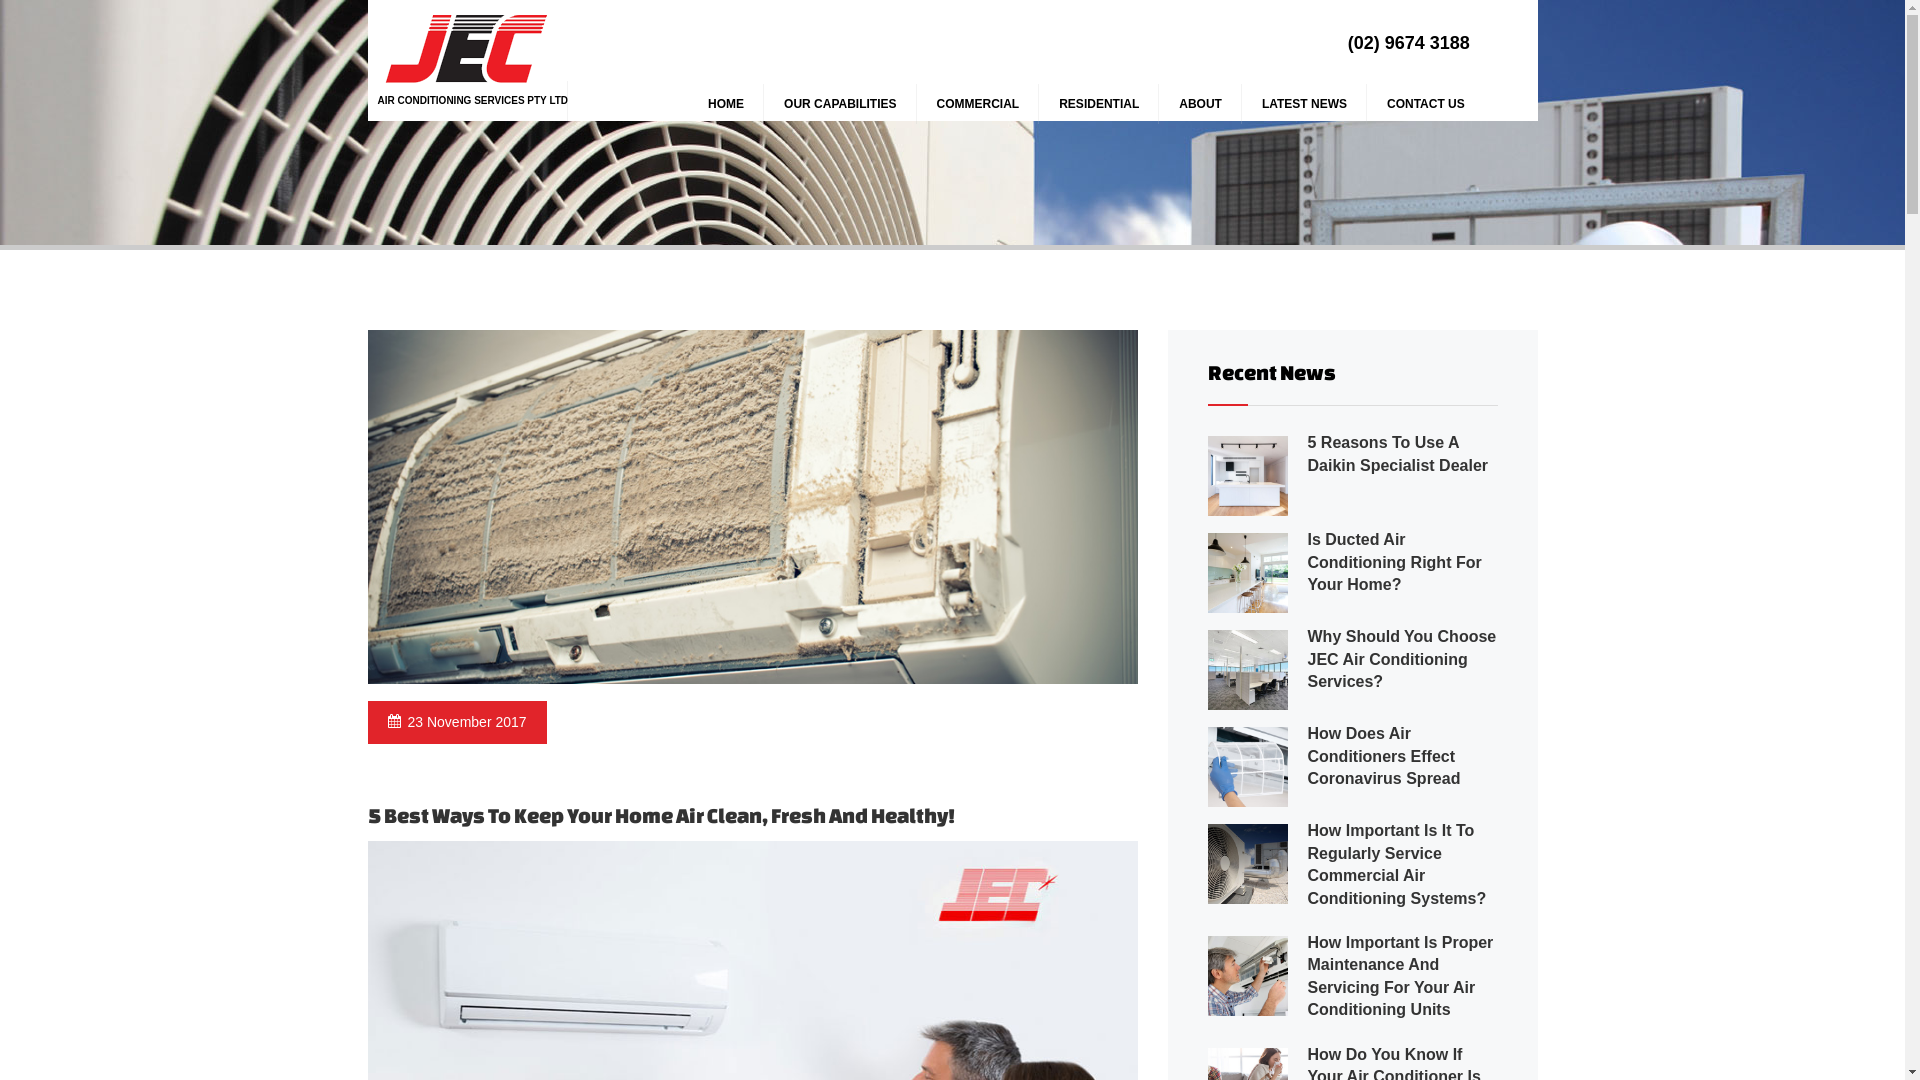  I want to click on 'RESIDENTIAL', so click(1098, 104).